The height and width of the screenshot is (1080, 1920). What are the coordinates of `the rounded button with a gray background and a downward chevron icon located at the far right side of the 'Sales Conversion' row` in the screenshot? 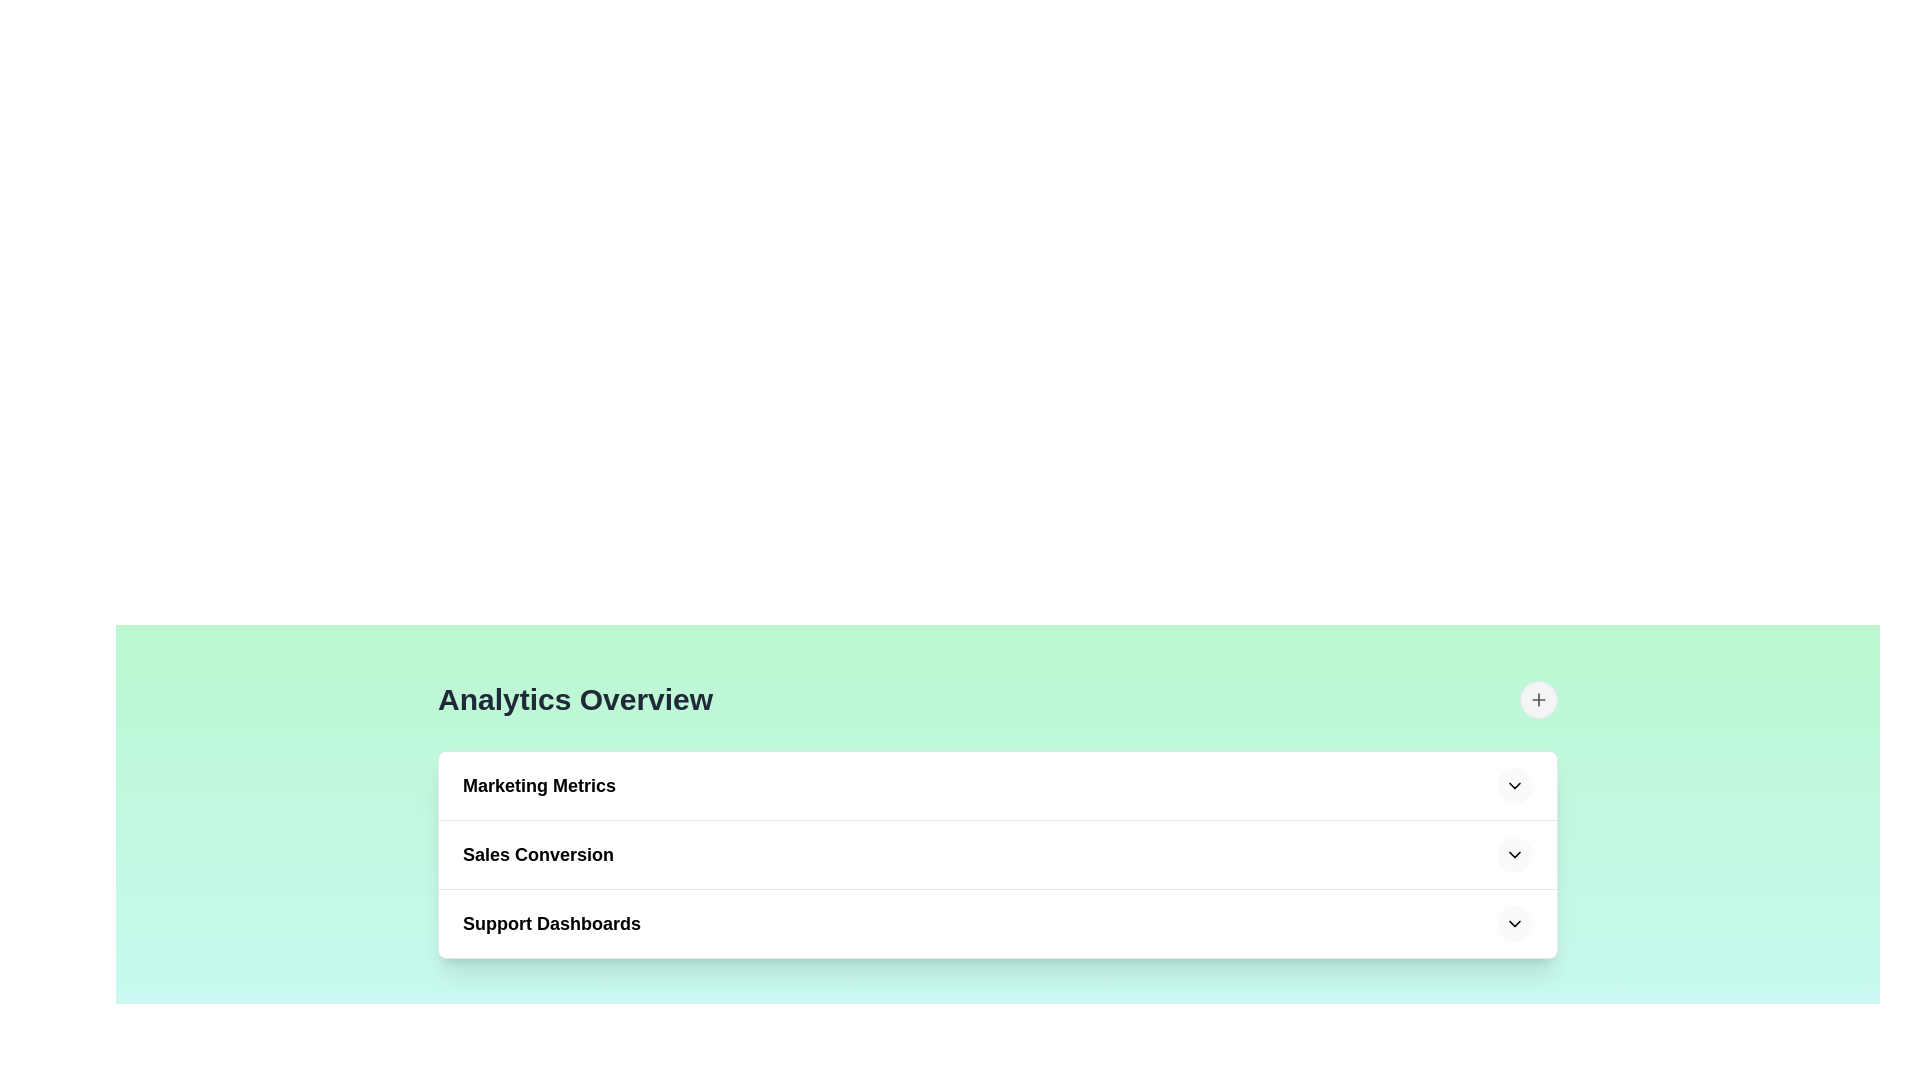 It's located at (1515, 855).